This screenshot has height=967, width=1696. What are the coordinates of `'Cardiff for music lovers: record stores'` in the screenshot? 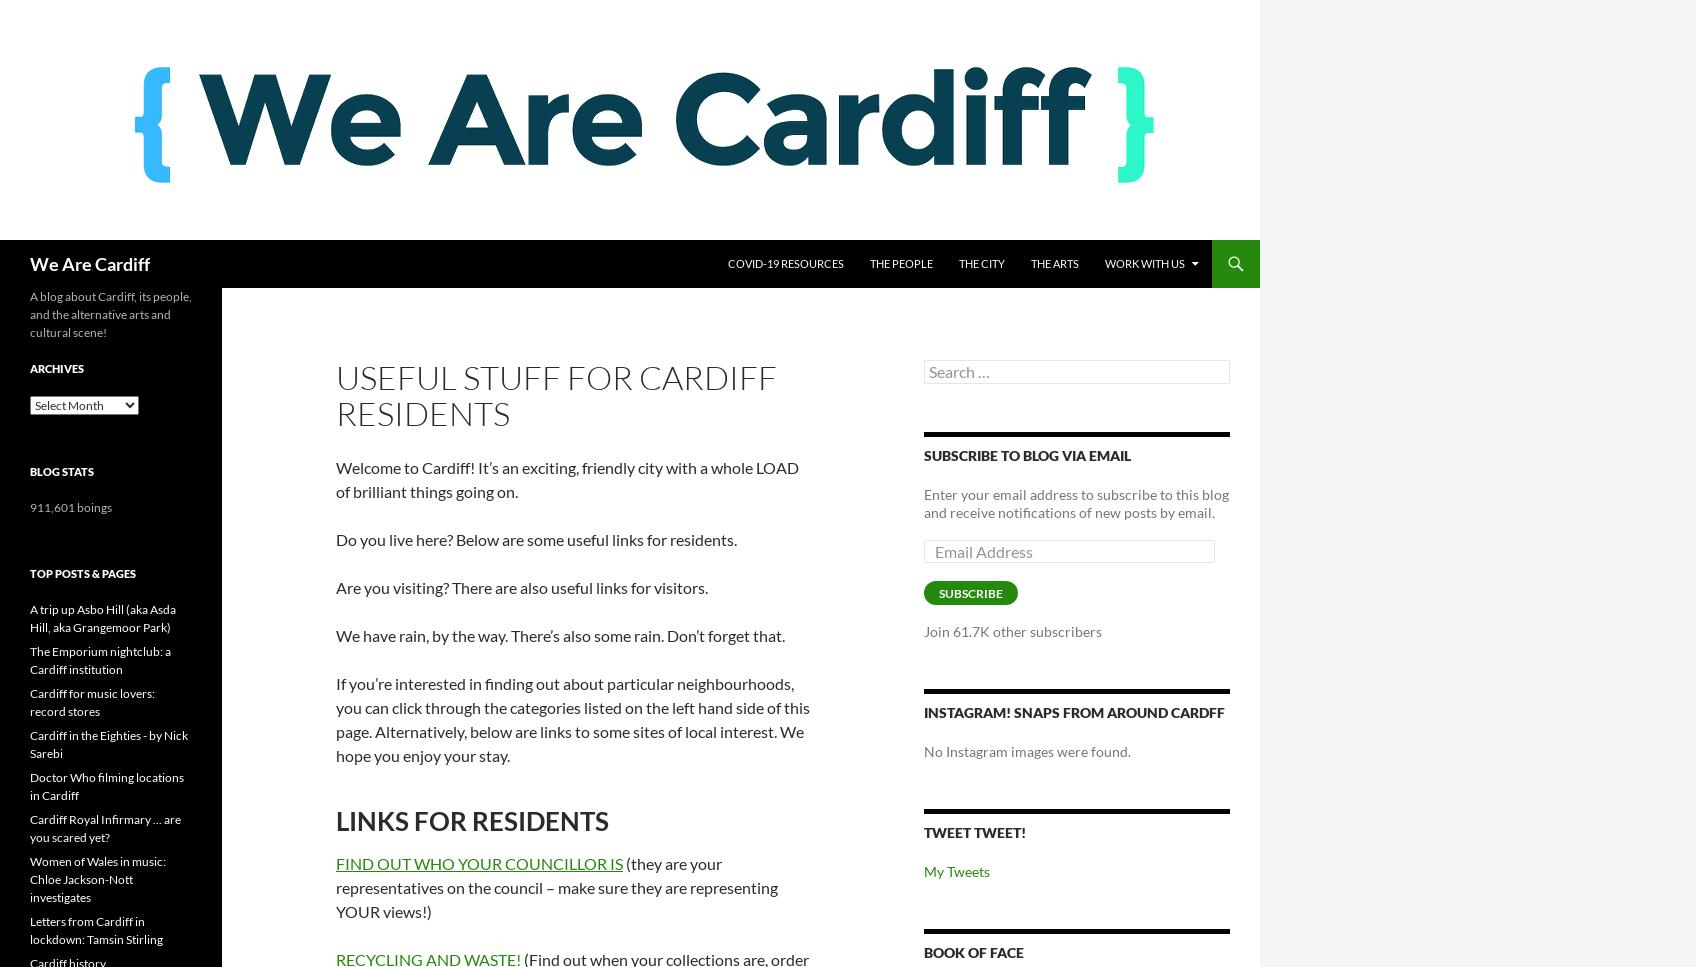 It's located at (91, 702).